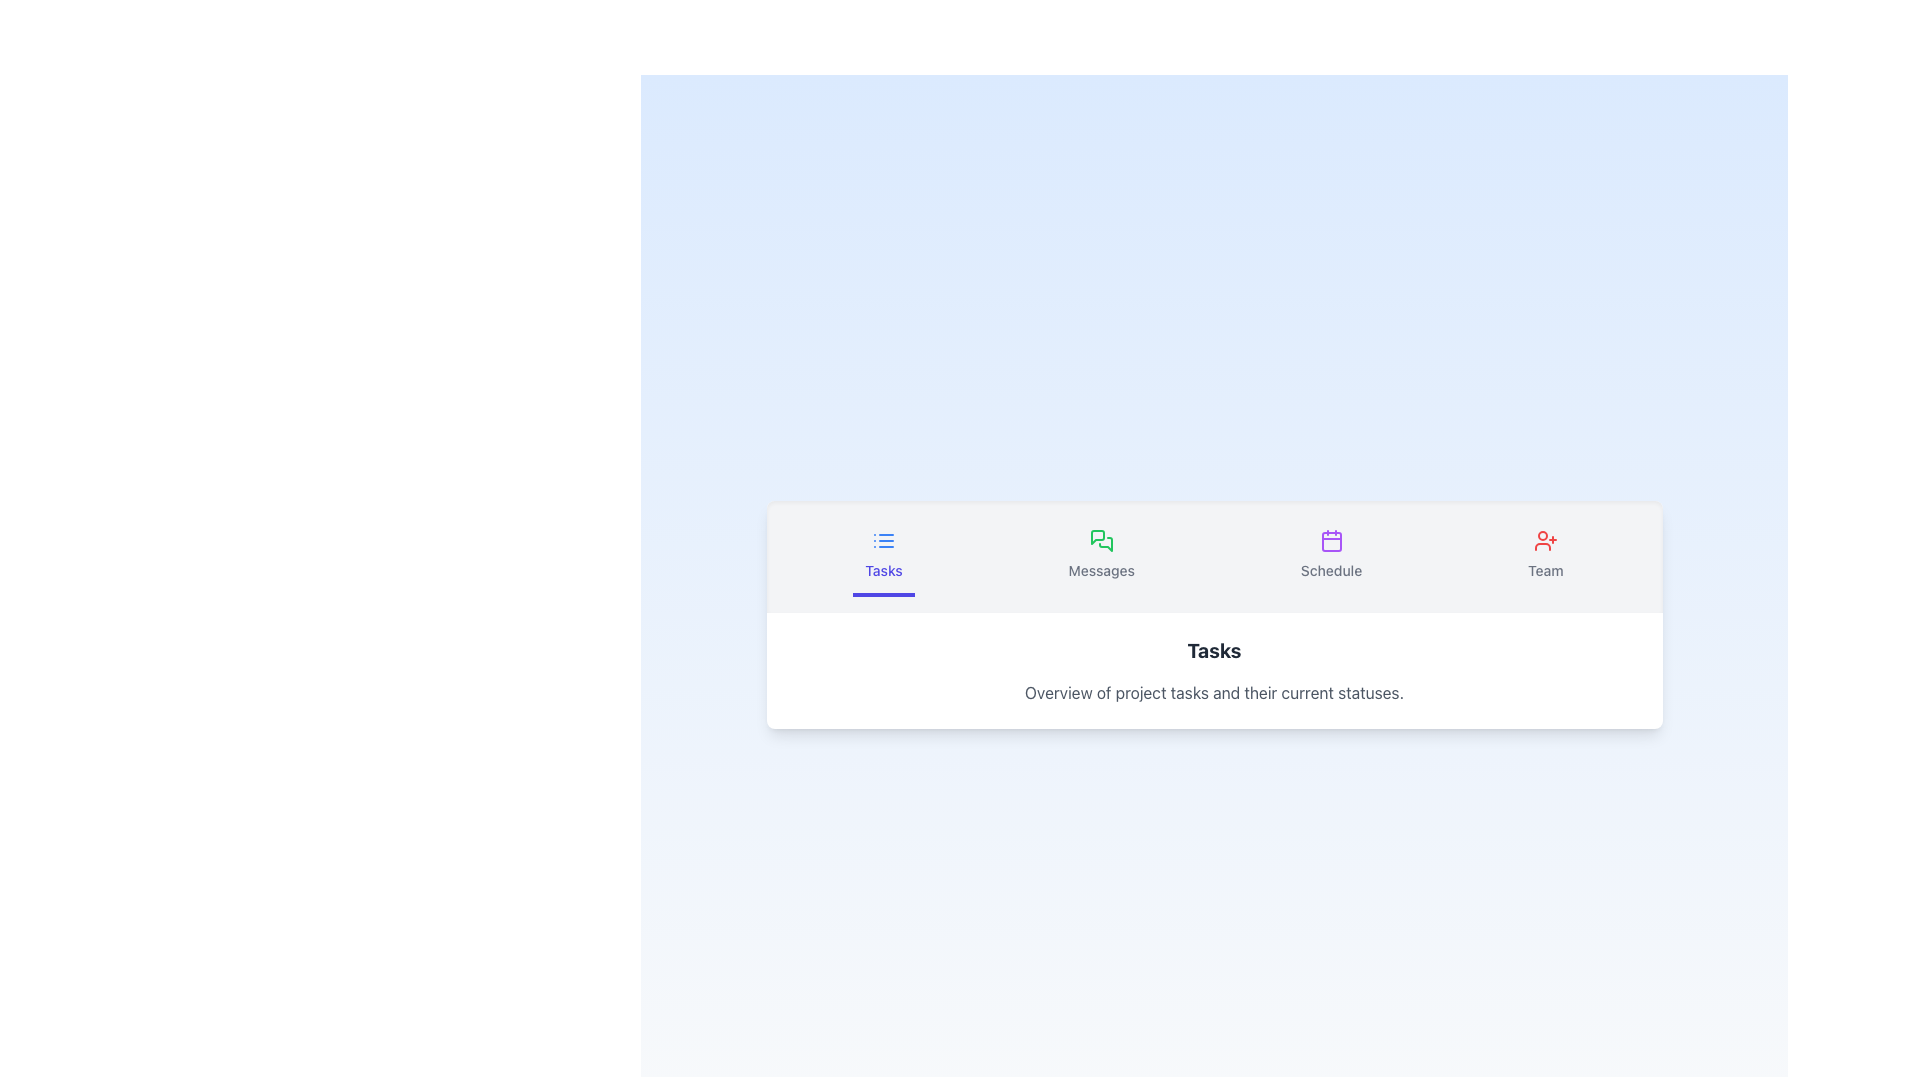 Image resolution: width=1920 pixels, height=1080 pixels. Describe the element at coordinates (1544, 540) in the screenshot. I see `the red user silhouette icon with a plus sign located in the top navigation bar, which is the rightmost icon in the row associated with the 'Team' label` at that location.